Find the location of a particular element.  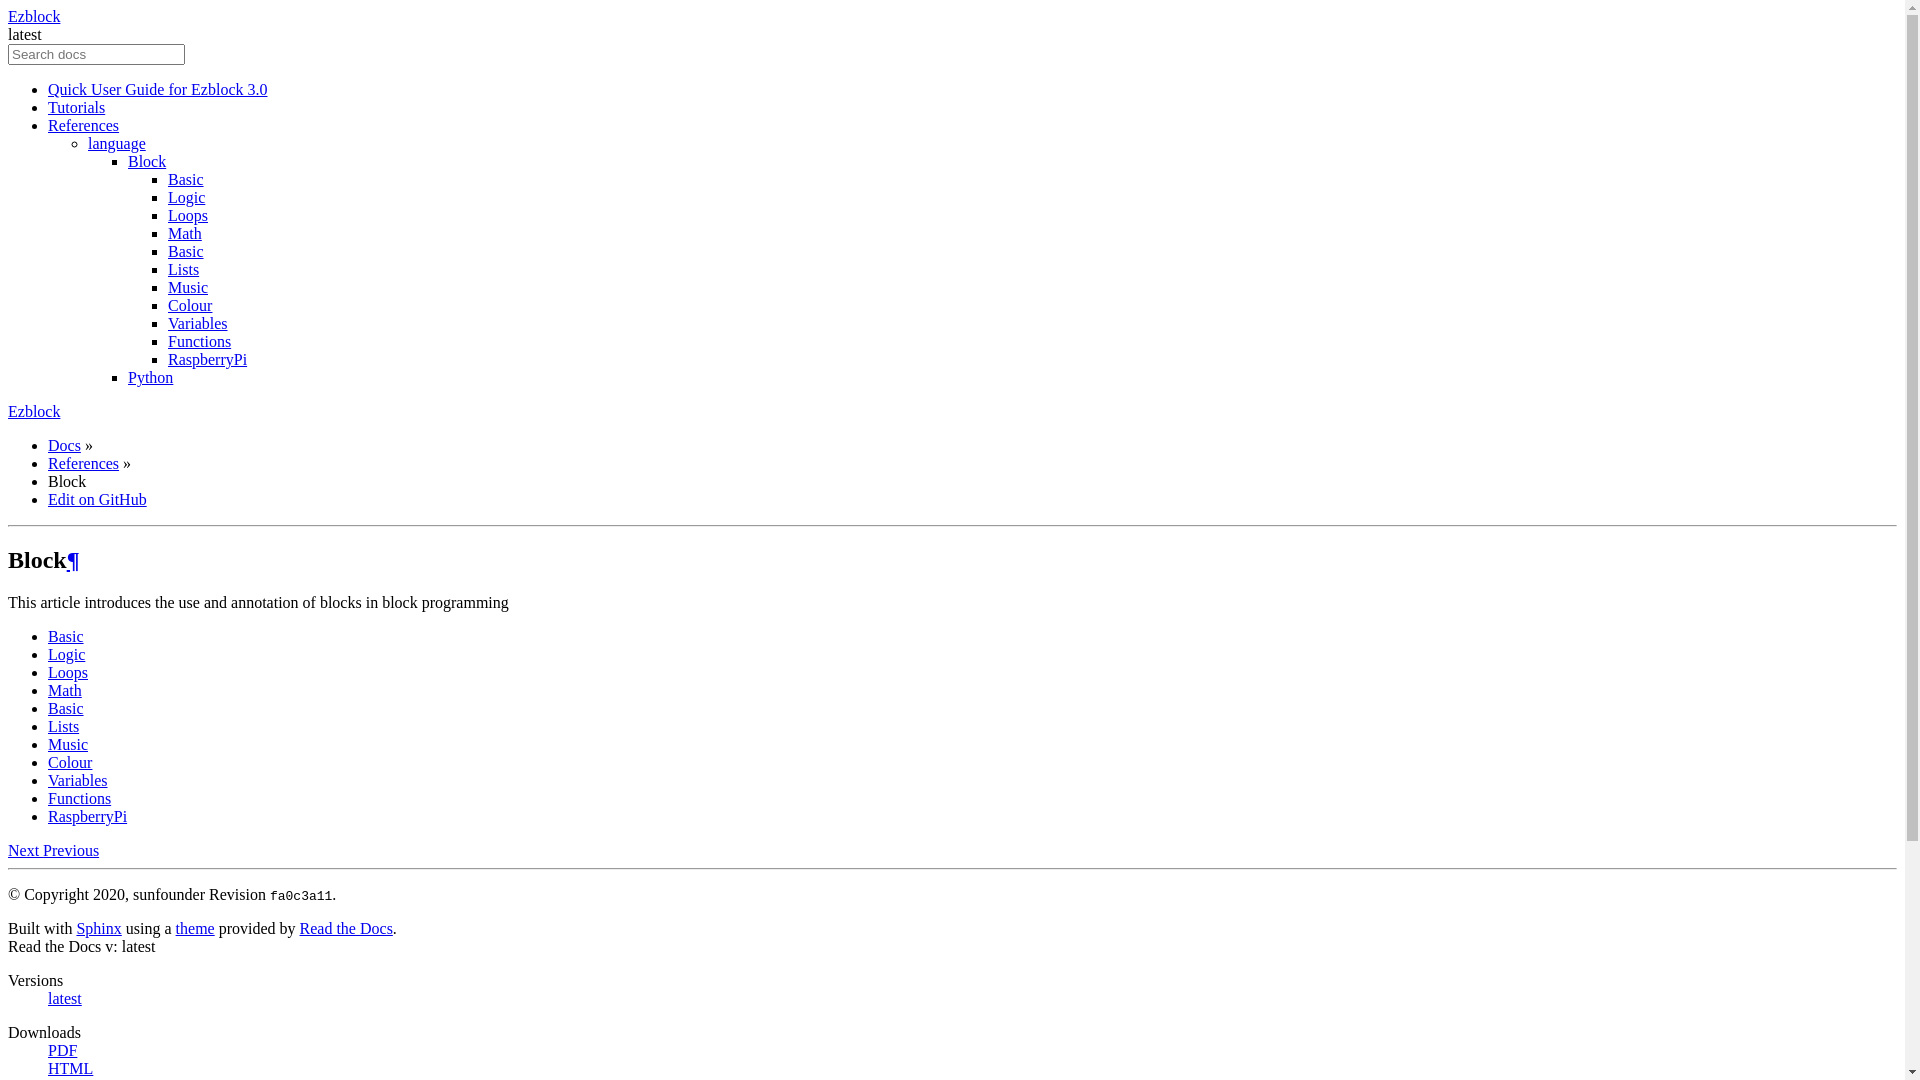

'Docs' is located at coordinates (64, 444).